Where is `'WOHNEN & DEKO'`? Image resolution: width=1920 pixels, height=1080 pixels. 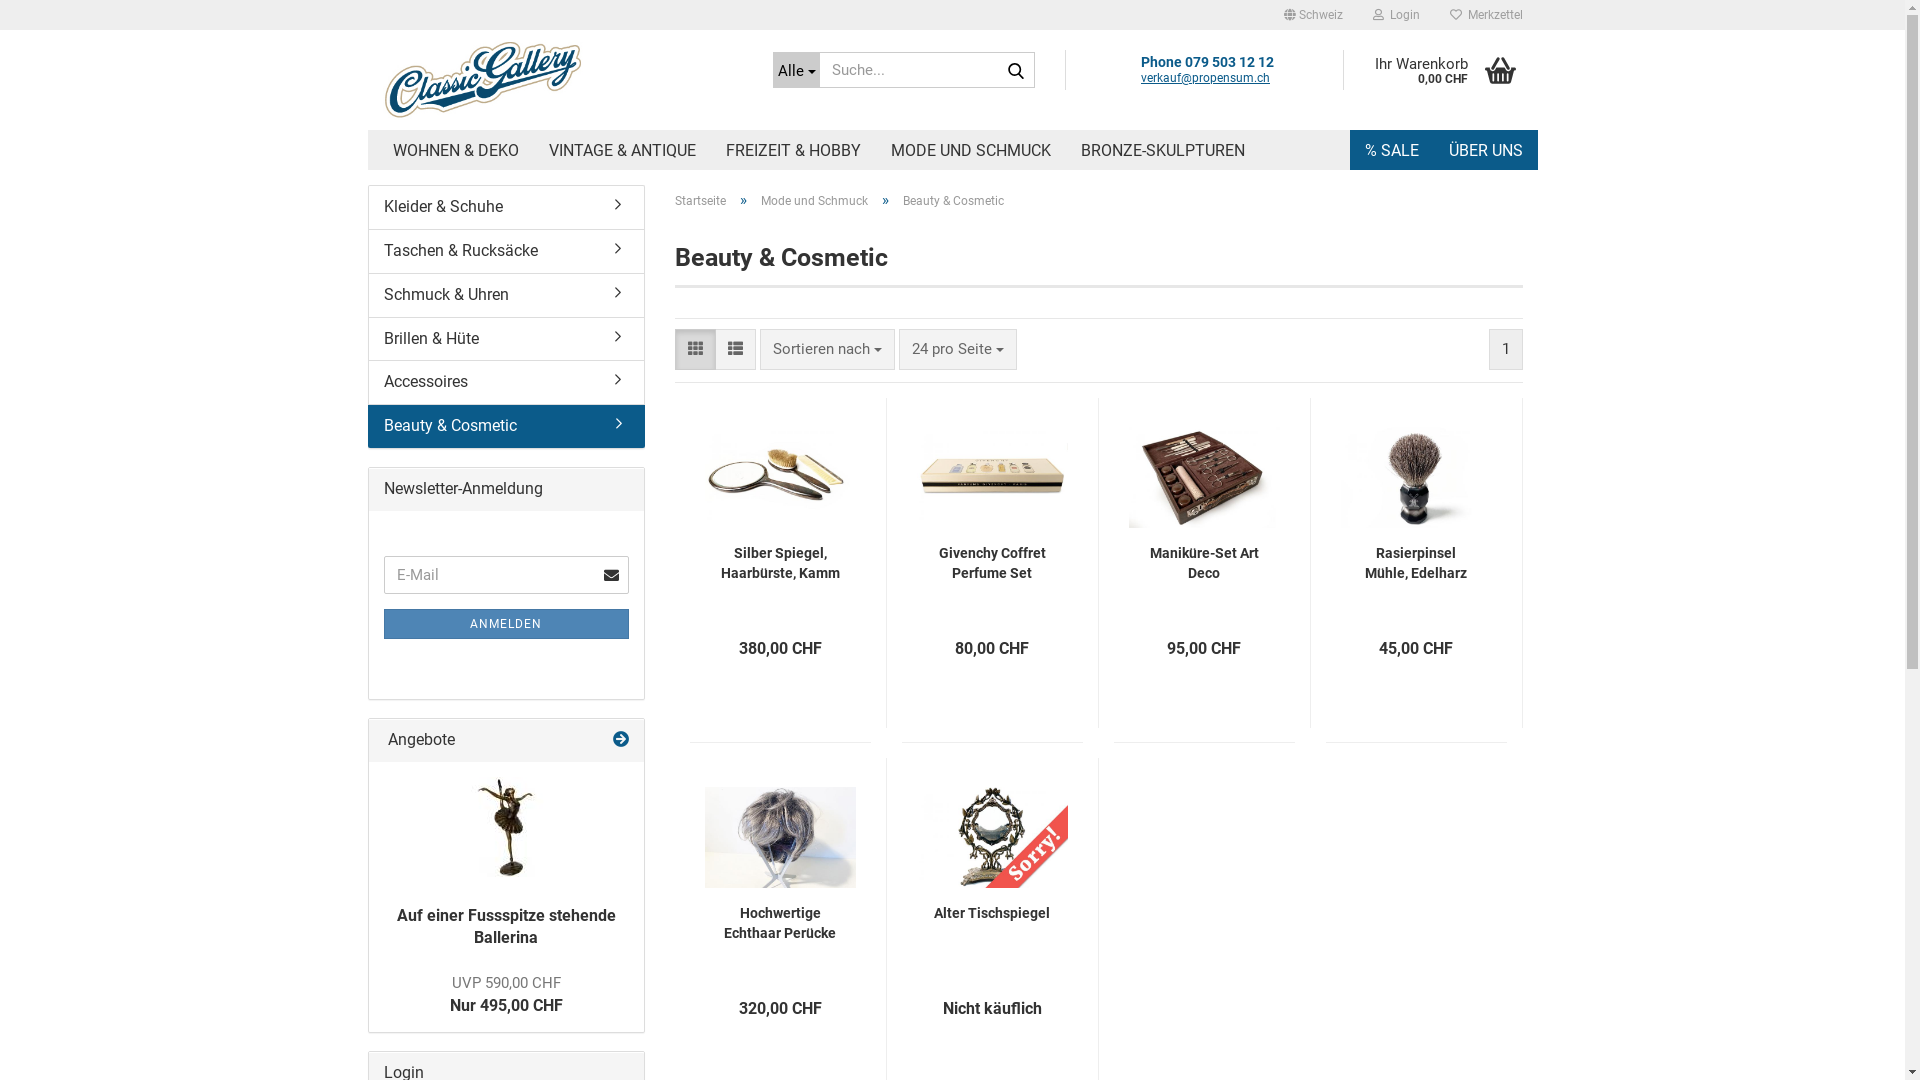 'WOHNEN & DEKO' is located at coordinates (455, 149).